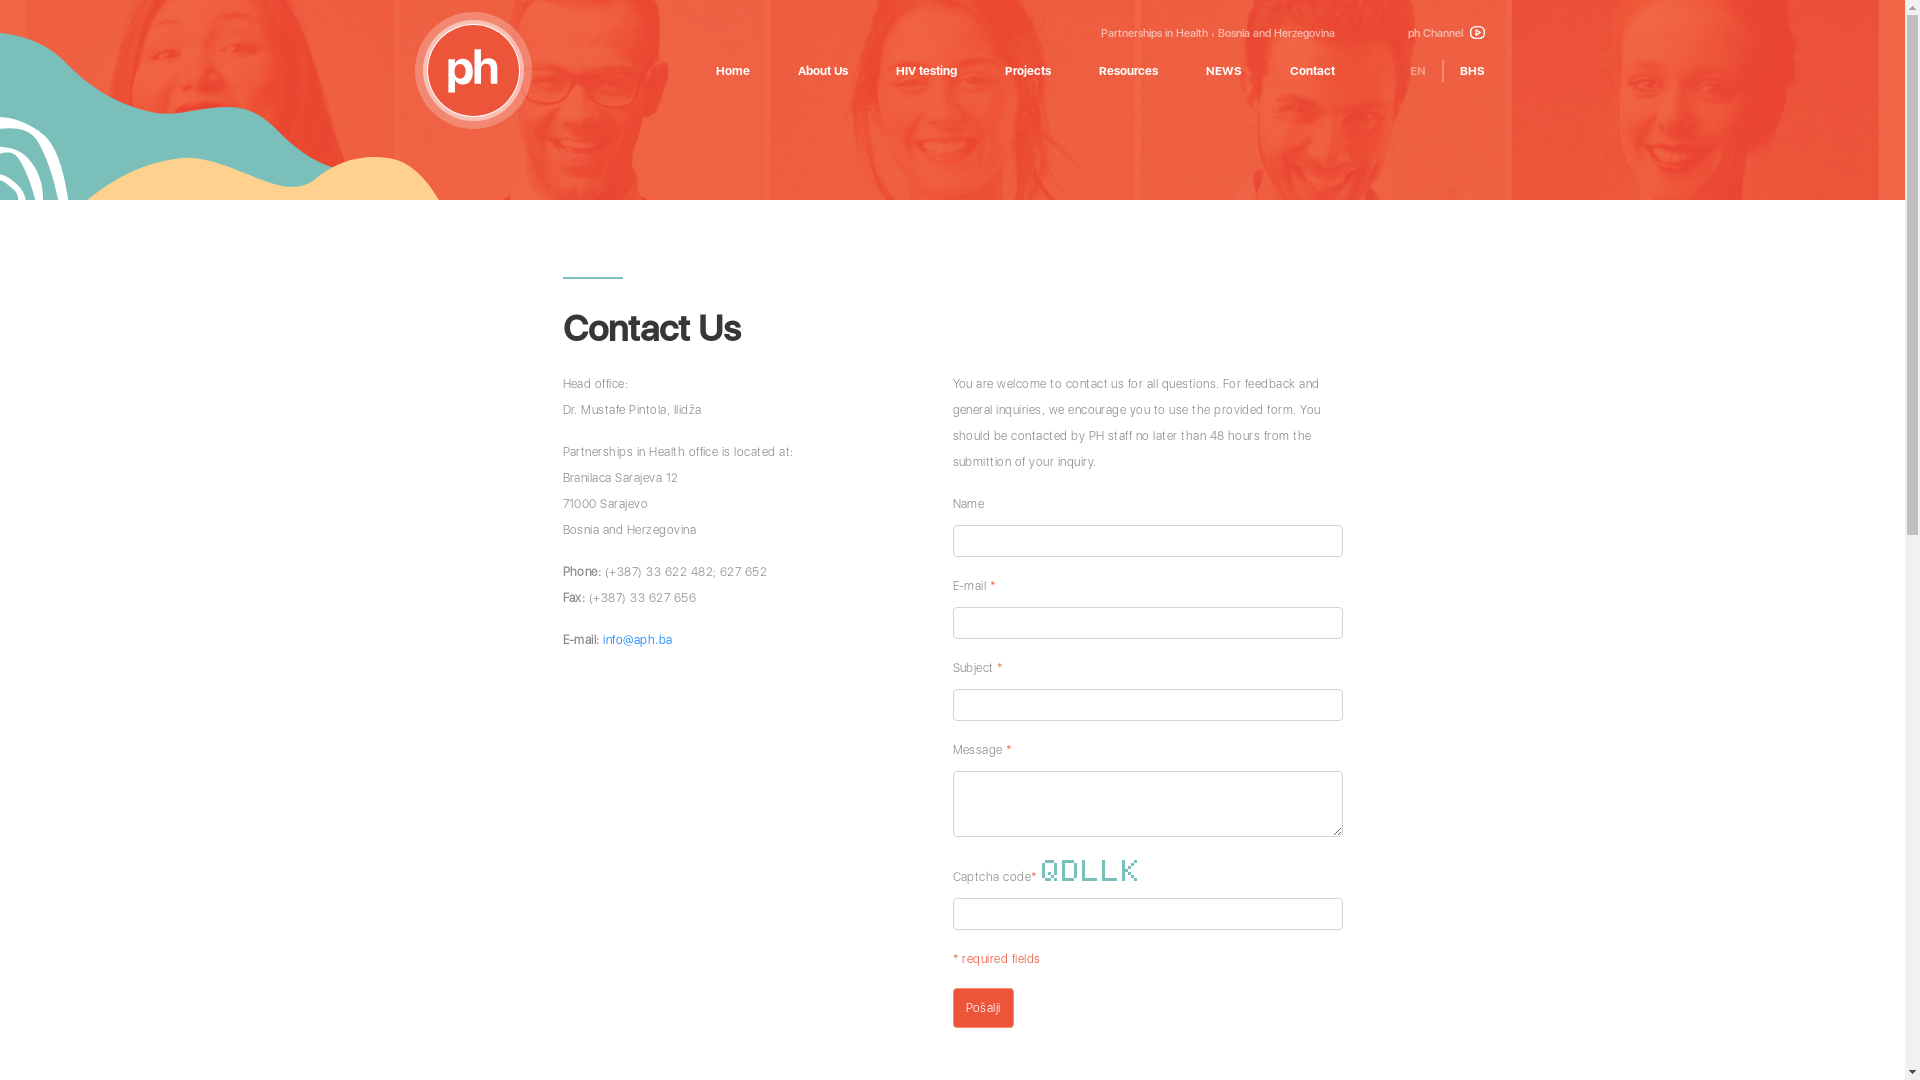  Describe the element at coordinates (1153, 33) in the screenshot. I see `'Partnerships in Health'` at that location.